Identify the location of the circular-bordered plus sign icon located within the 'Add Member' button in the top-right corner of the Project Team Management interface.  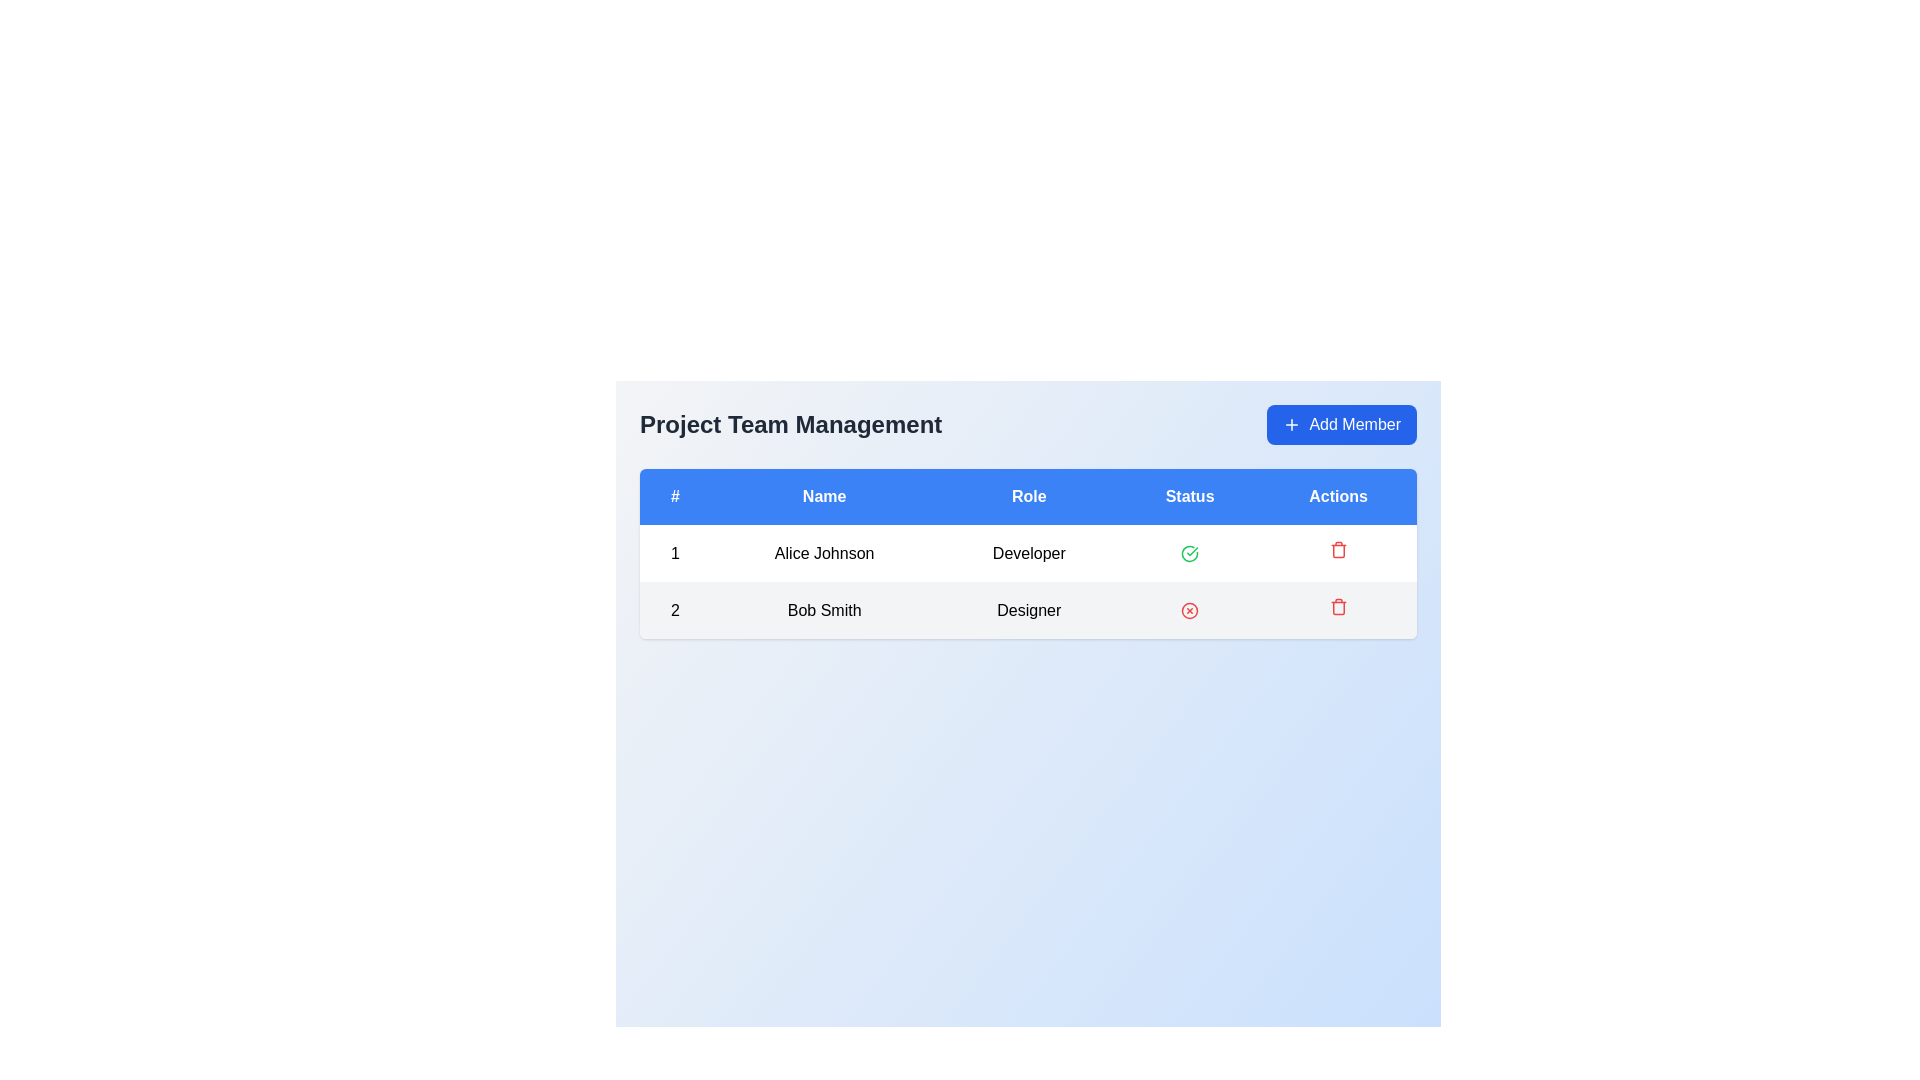
(1292, 423).